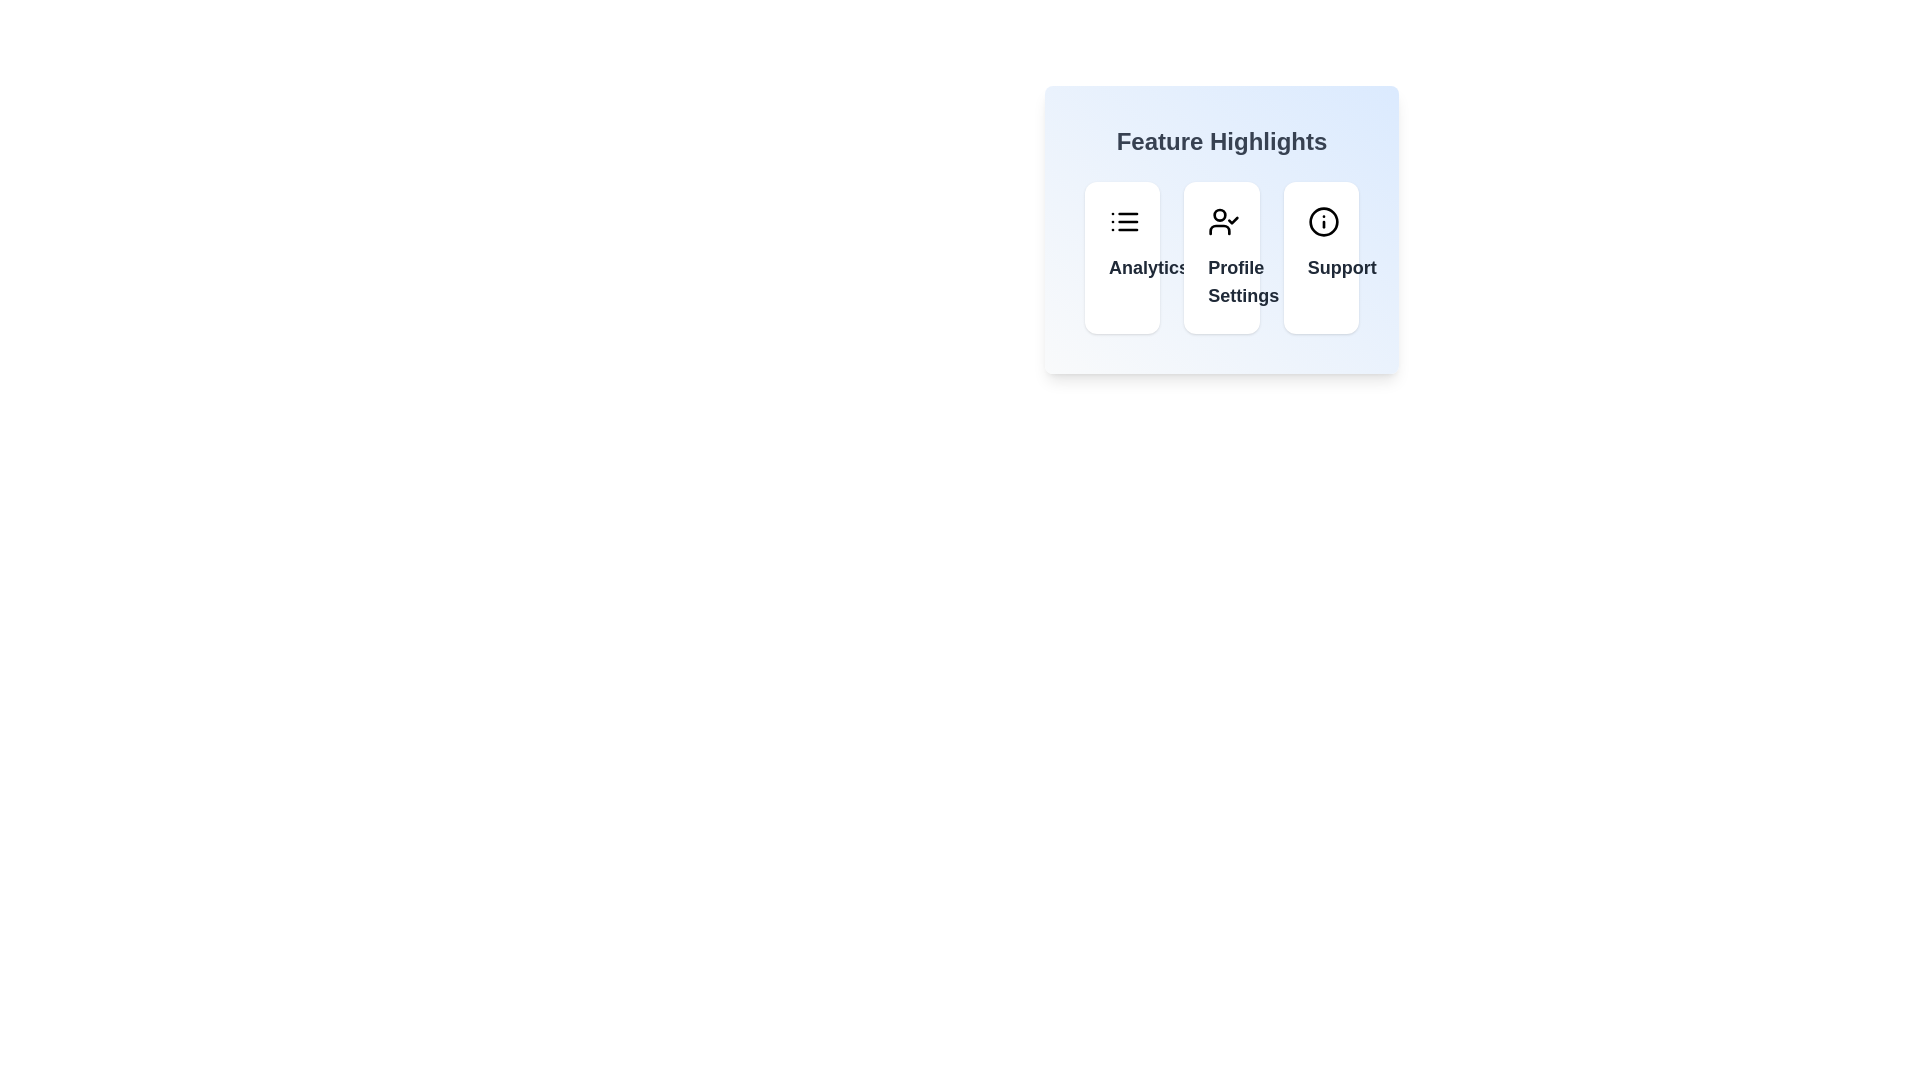 This screenshot has height=1080, width=1920. I want to click on the static text element labeled 'Profile Settings', which is styled in bold, medium-large dark gray font and positioned under a user icon with a checkmark in a vertical card layout, so click(1221, 281).